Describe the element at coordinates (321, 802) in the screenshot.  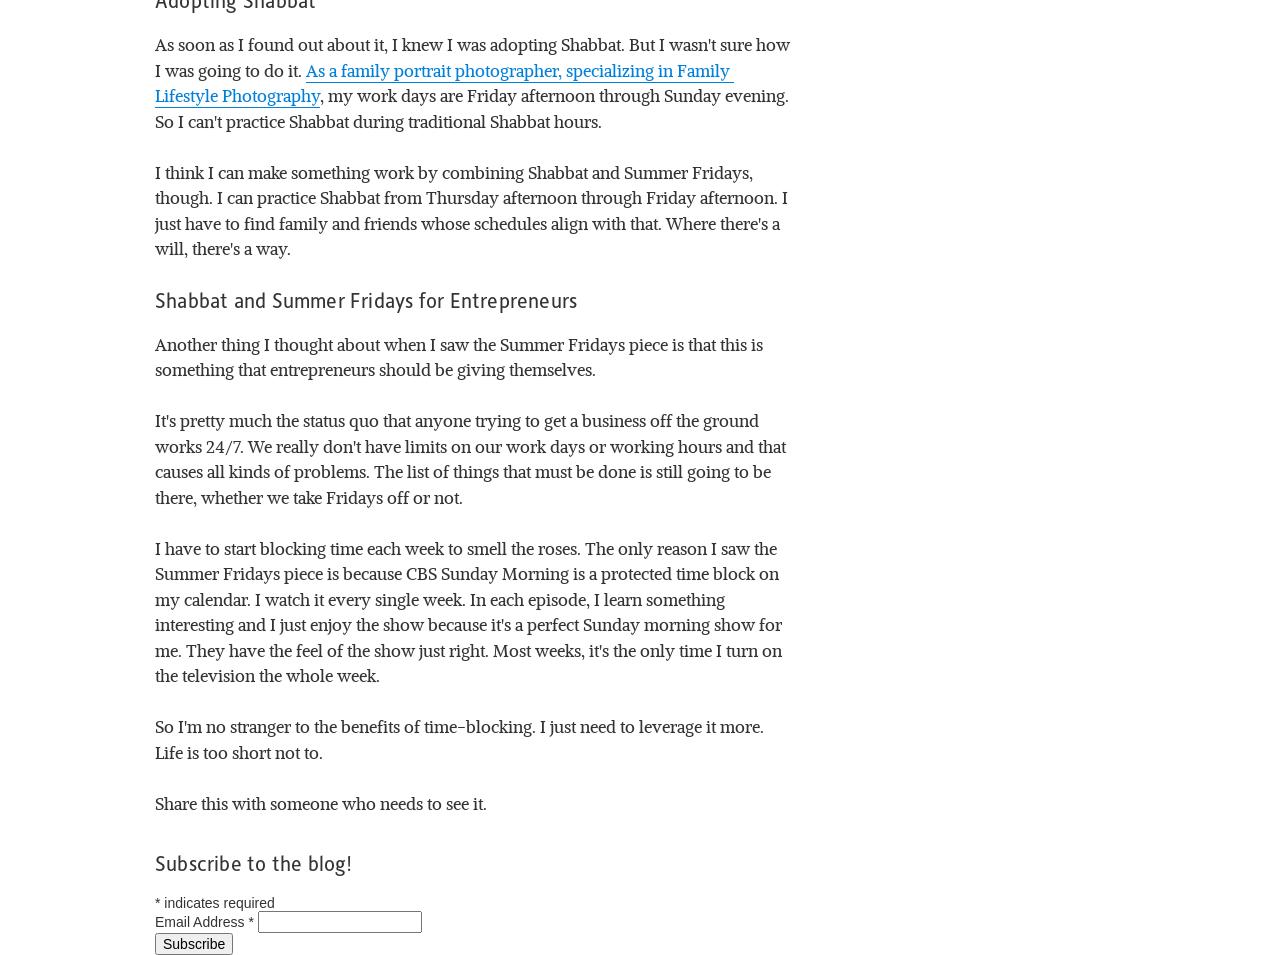
I see `'Share this with someone who needs to see it.'` at that location.